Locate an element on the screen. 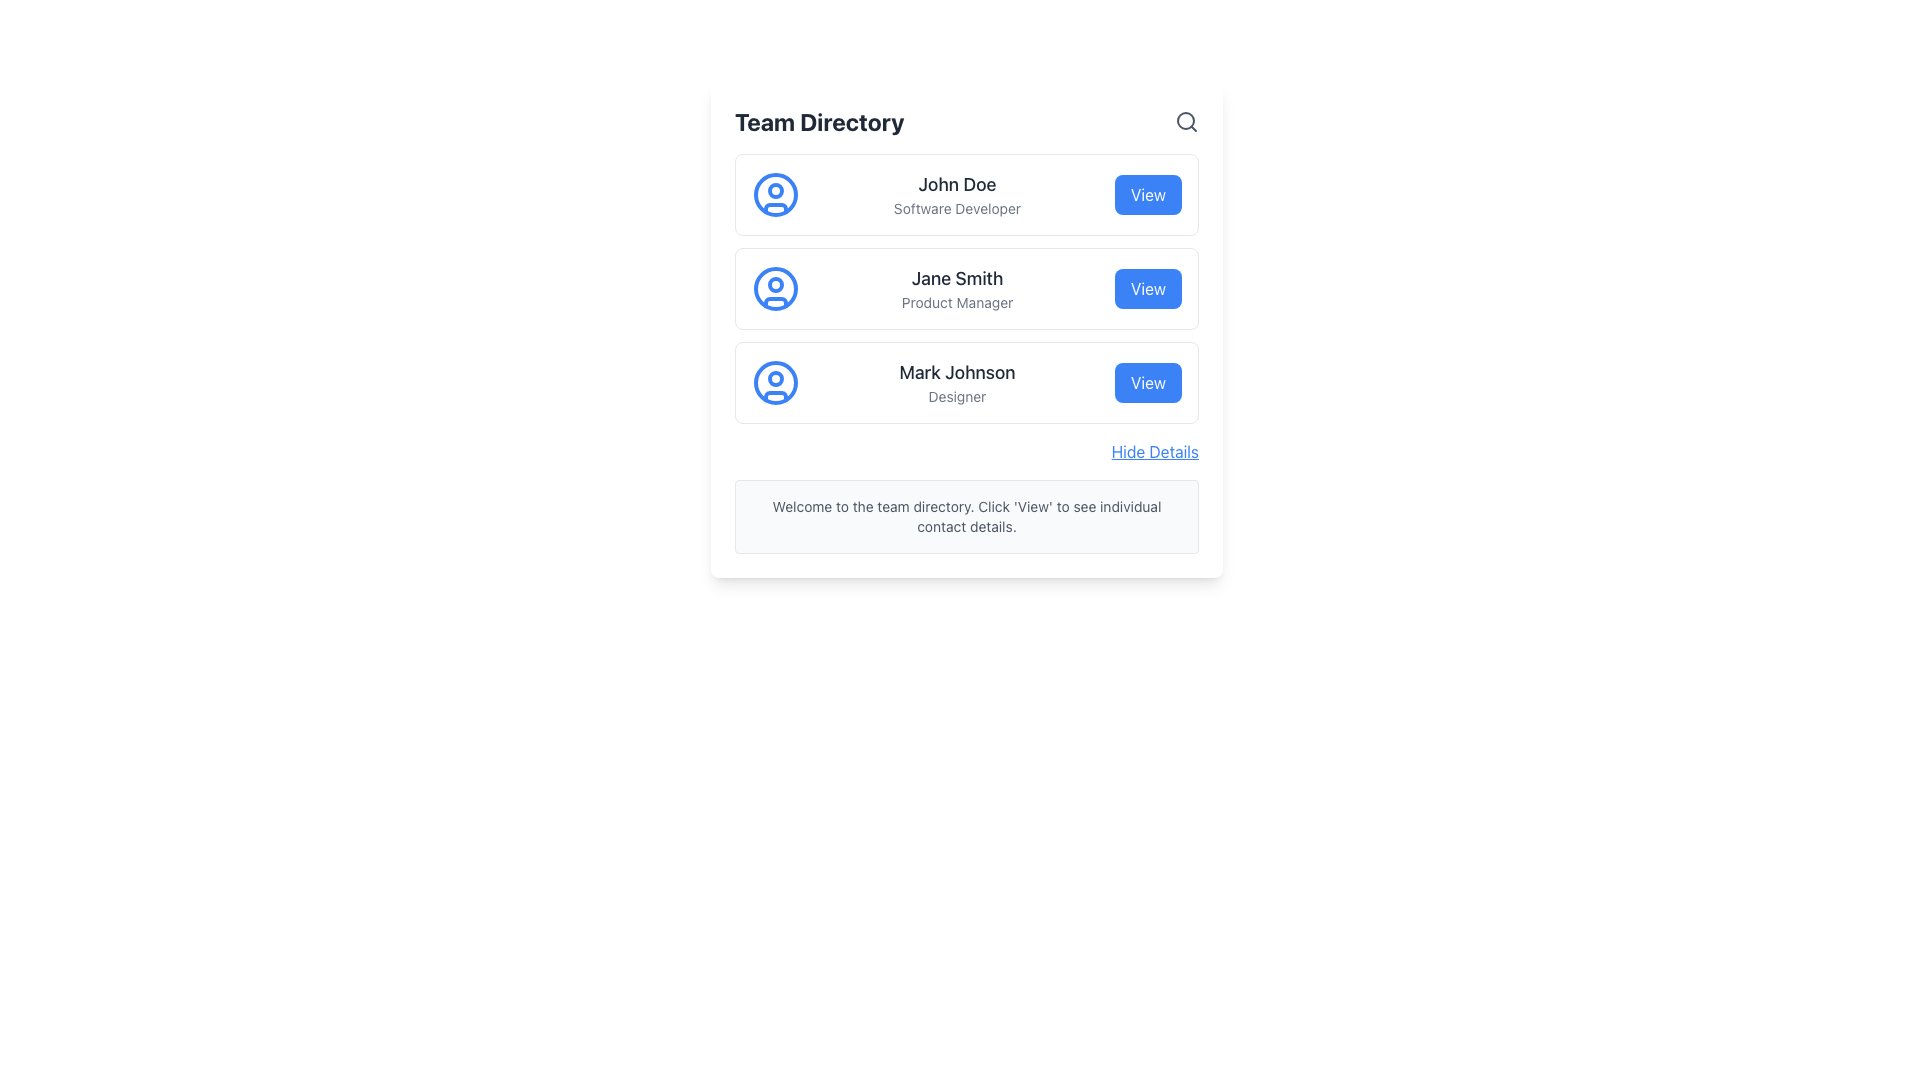 The height and width of the screenshot is (1080, 1920). the text block that displays the name and professional role of a user profile, located to the right of the blue circular user icon and to the left of the 'View' button in the topmost card of the 'Team Directory' is located at coordinates (956, 195).